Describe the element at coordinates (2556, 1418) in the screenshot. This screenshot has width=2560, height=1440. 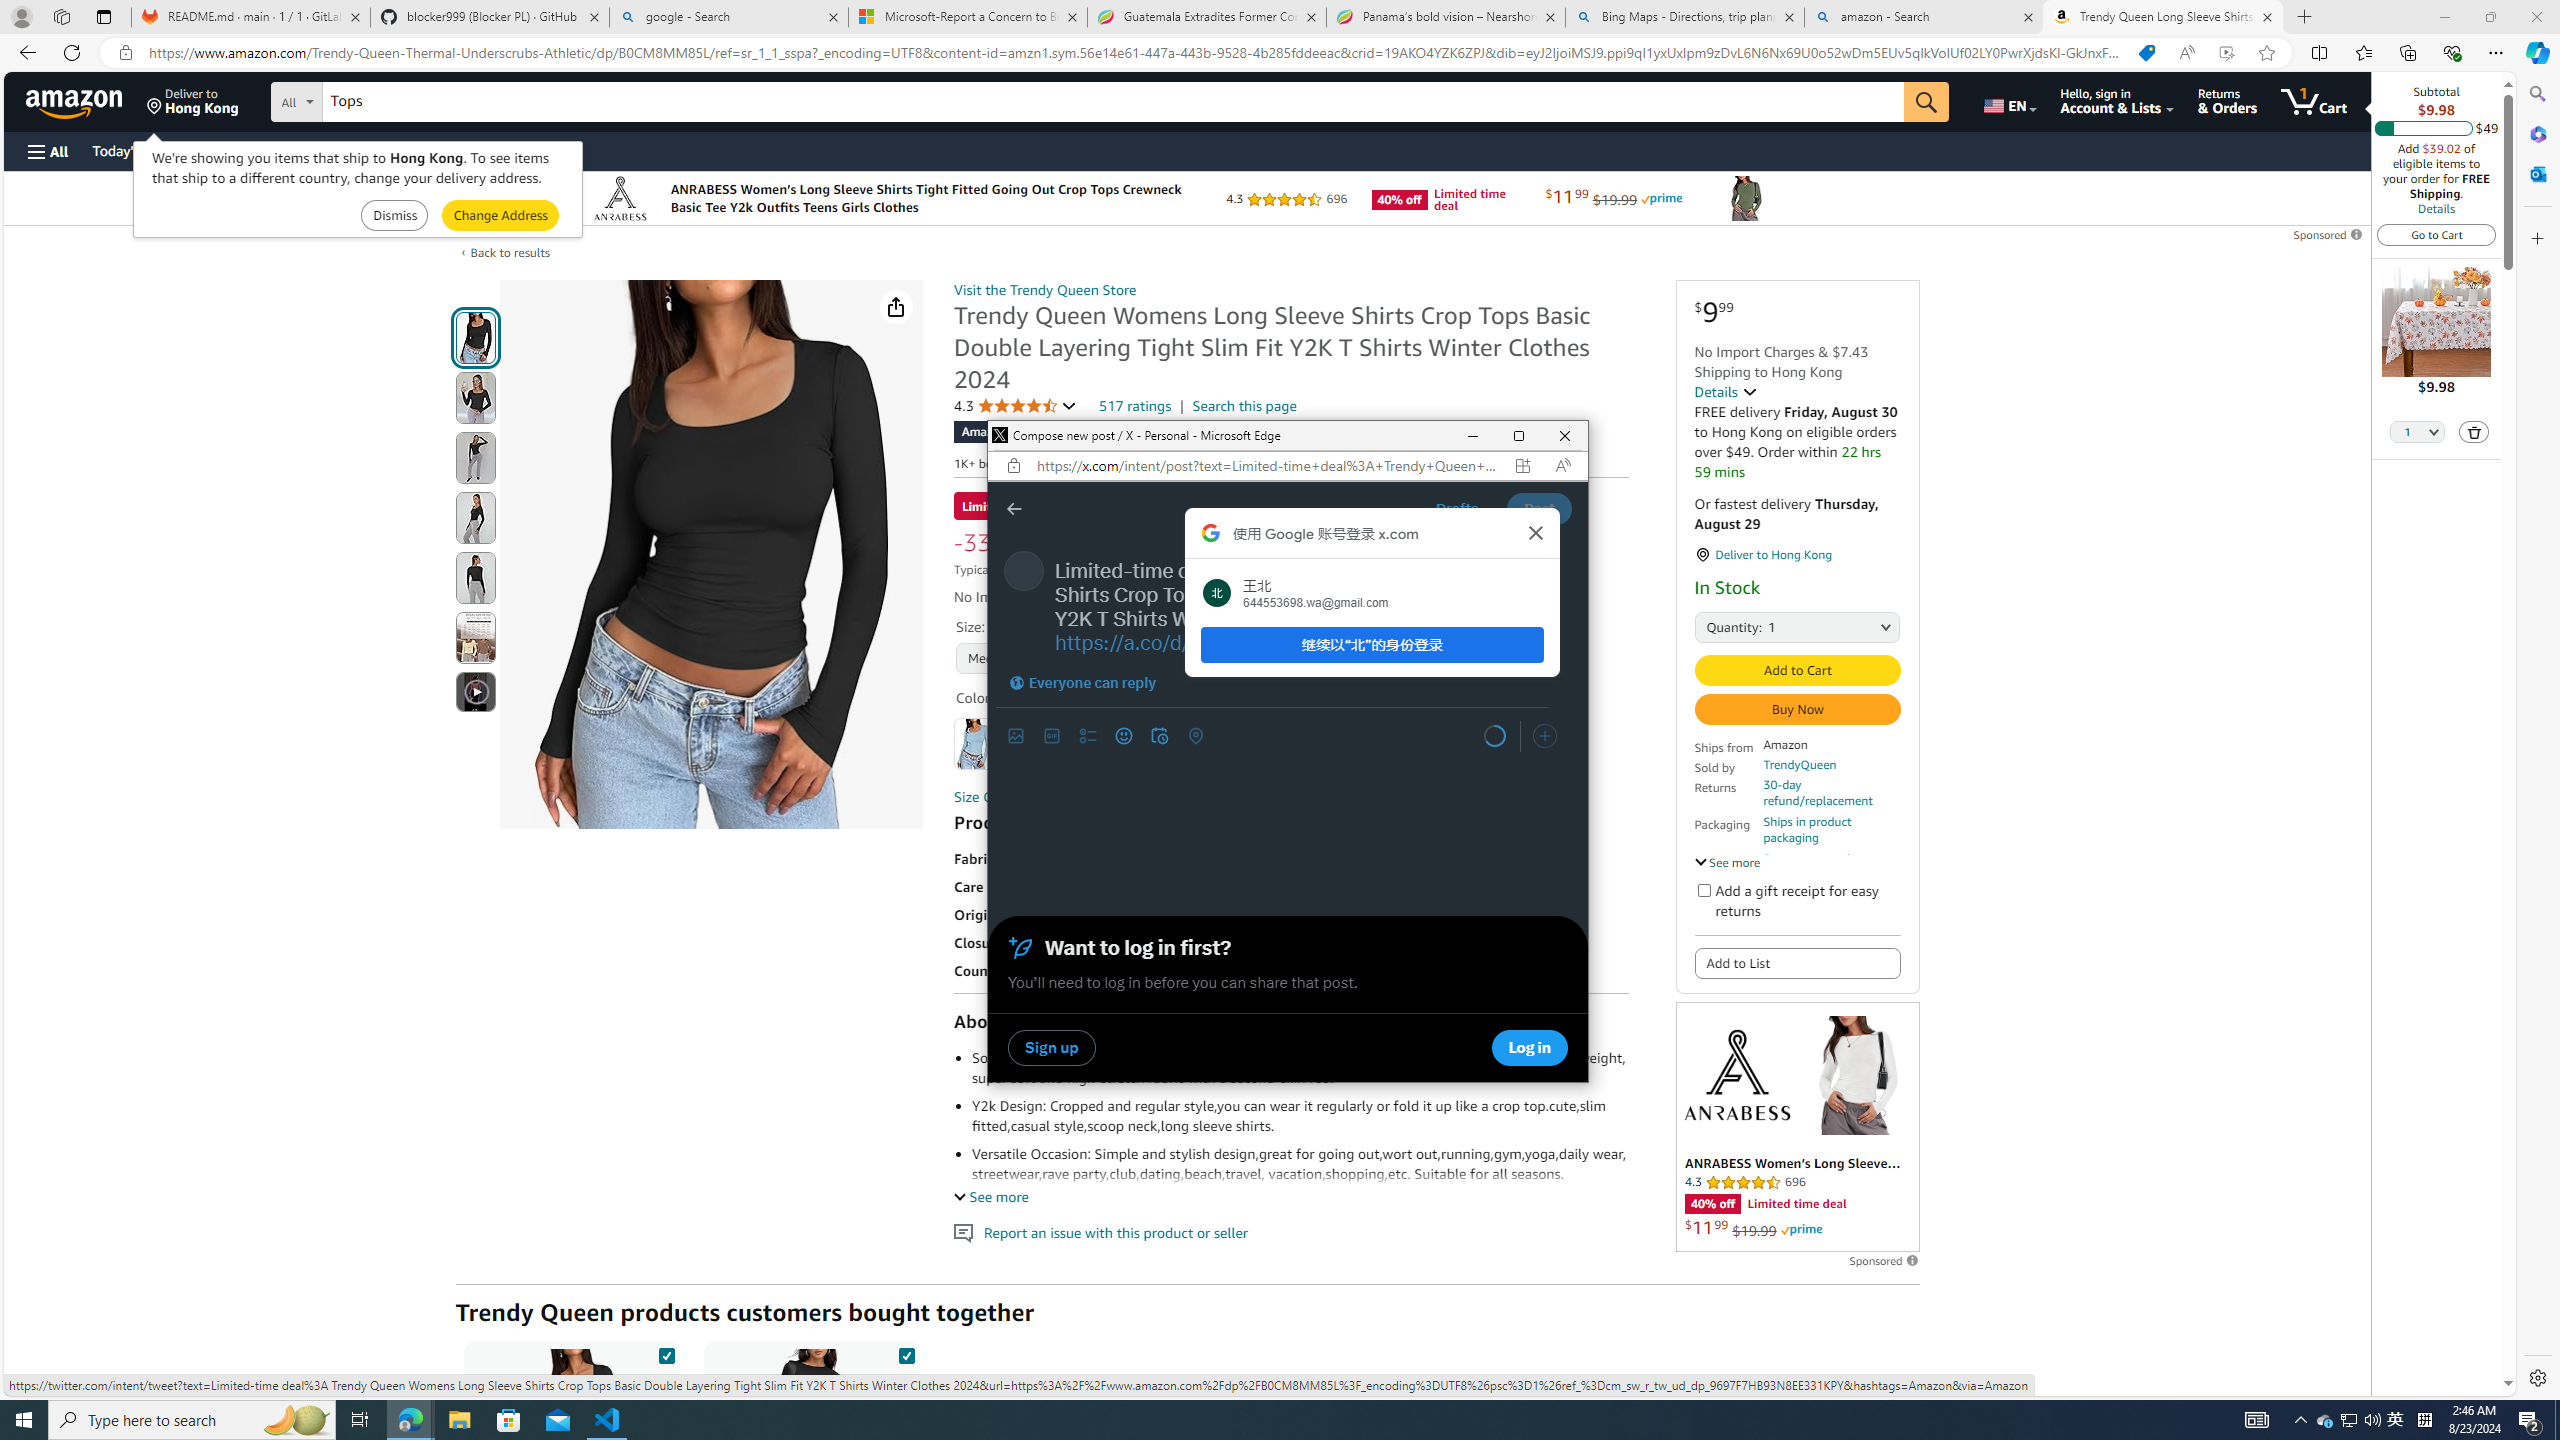
I see `'Show desktop'` at that location.